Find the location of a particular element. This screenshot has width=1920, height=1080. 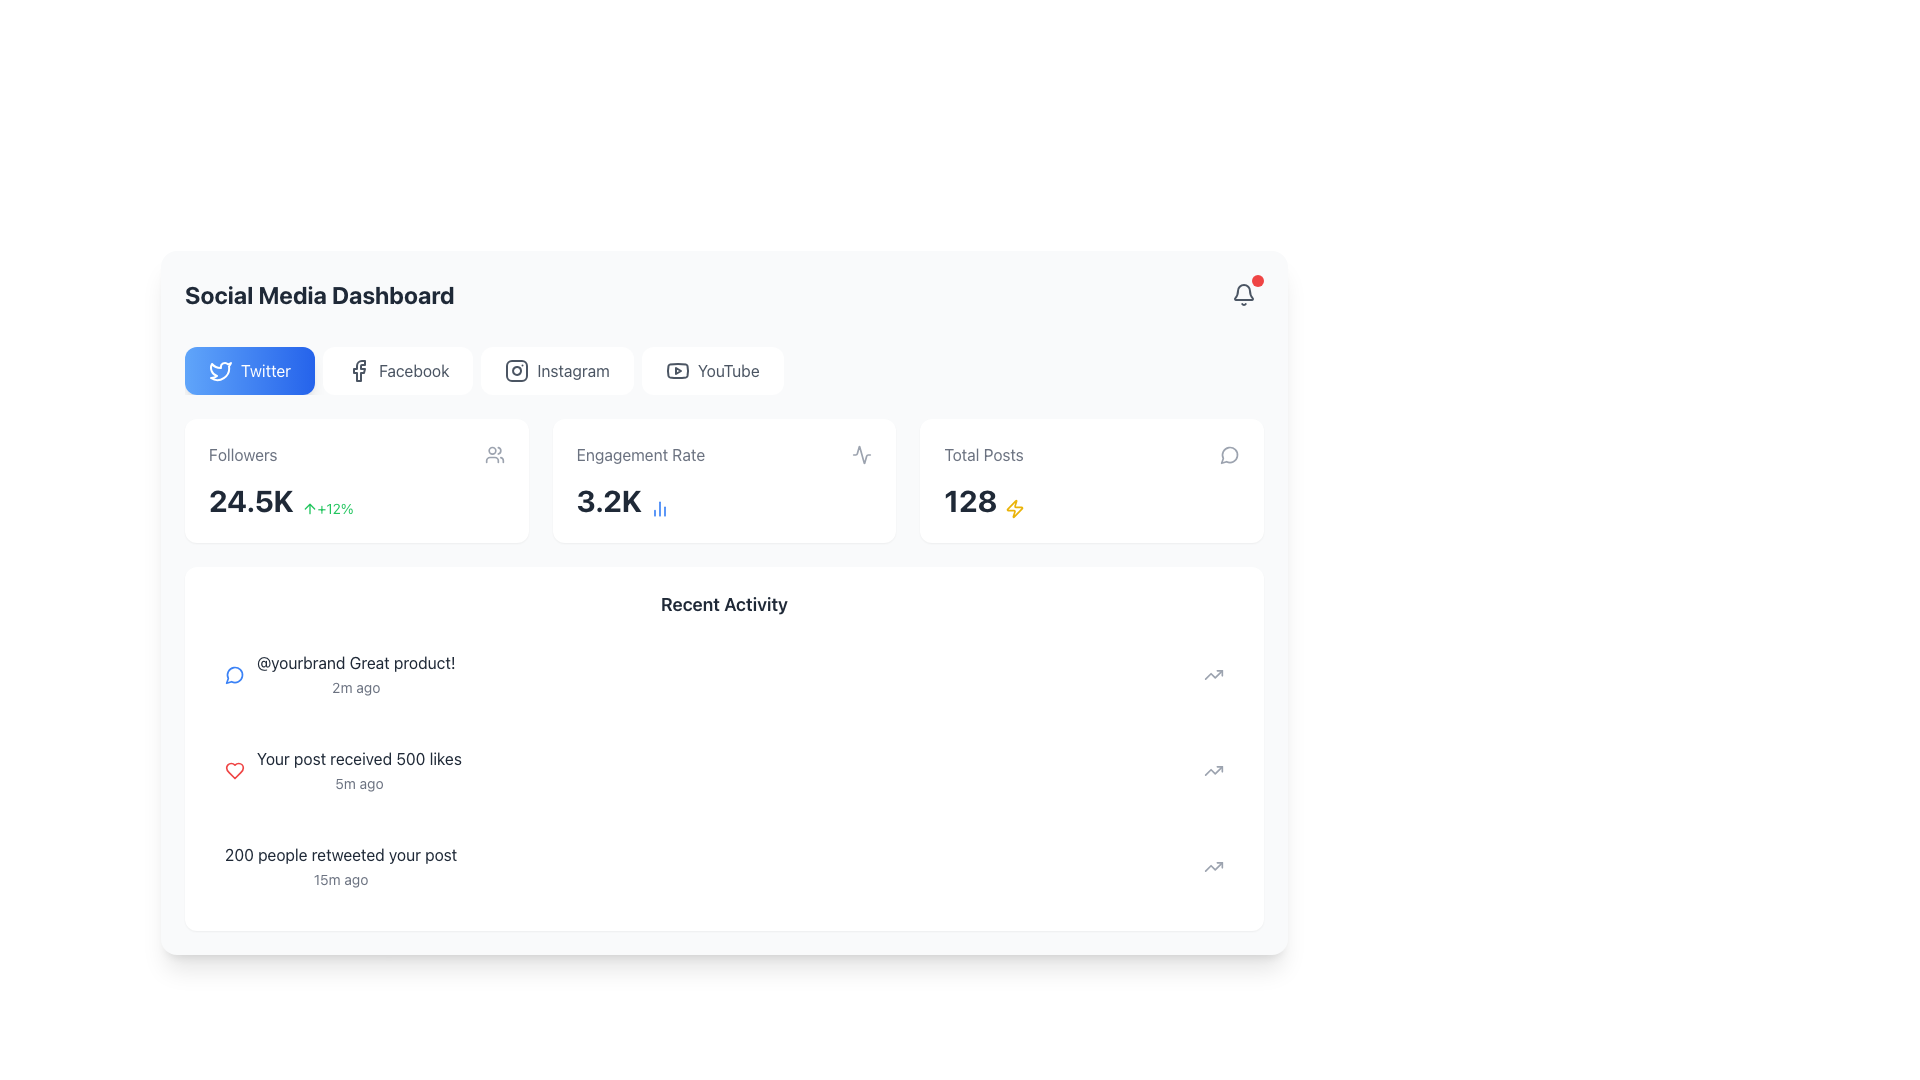

the text label that states 'Your post received 500 likes' with a red heart icon in the 'Recent Activity' section is located at coordinates (343, 770).